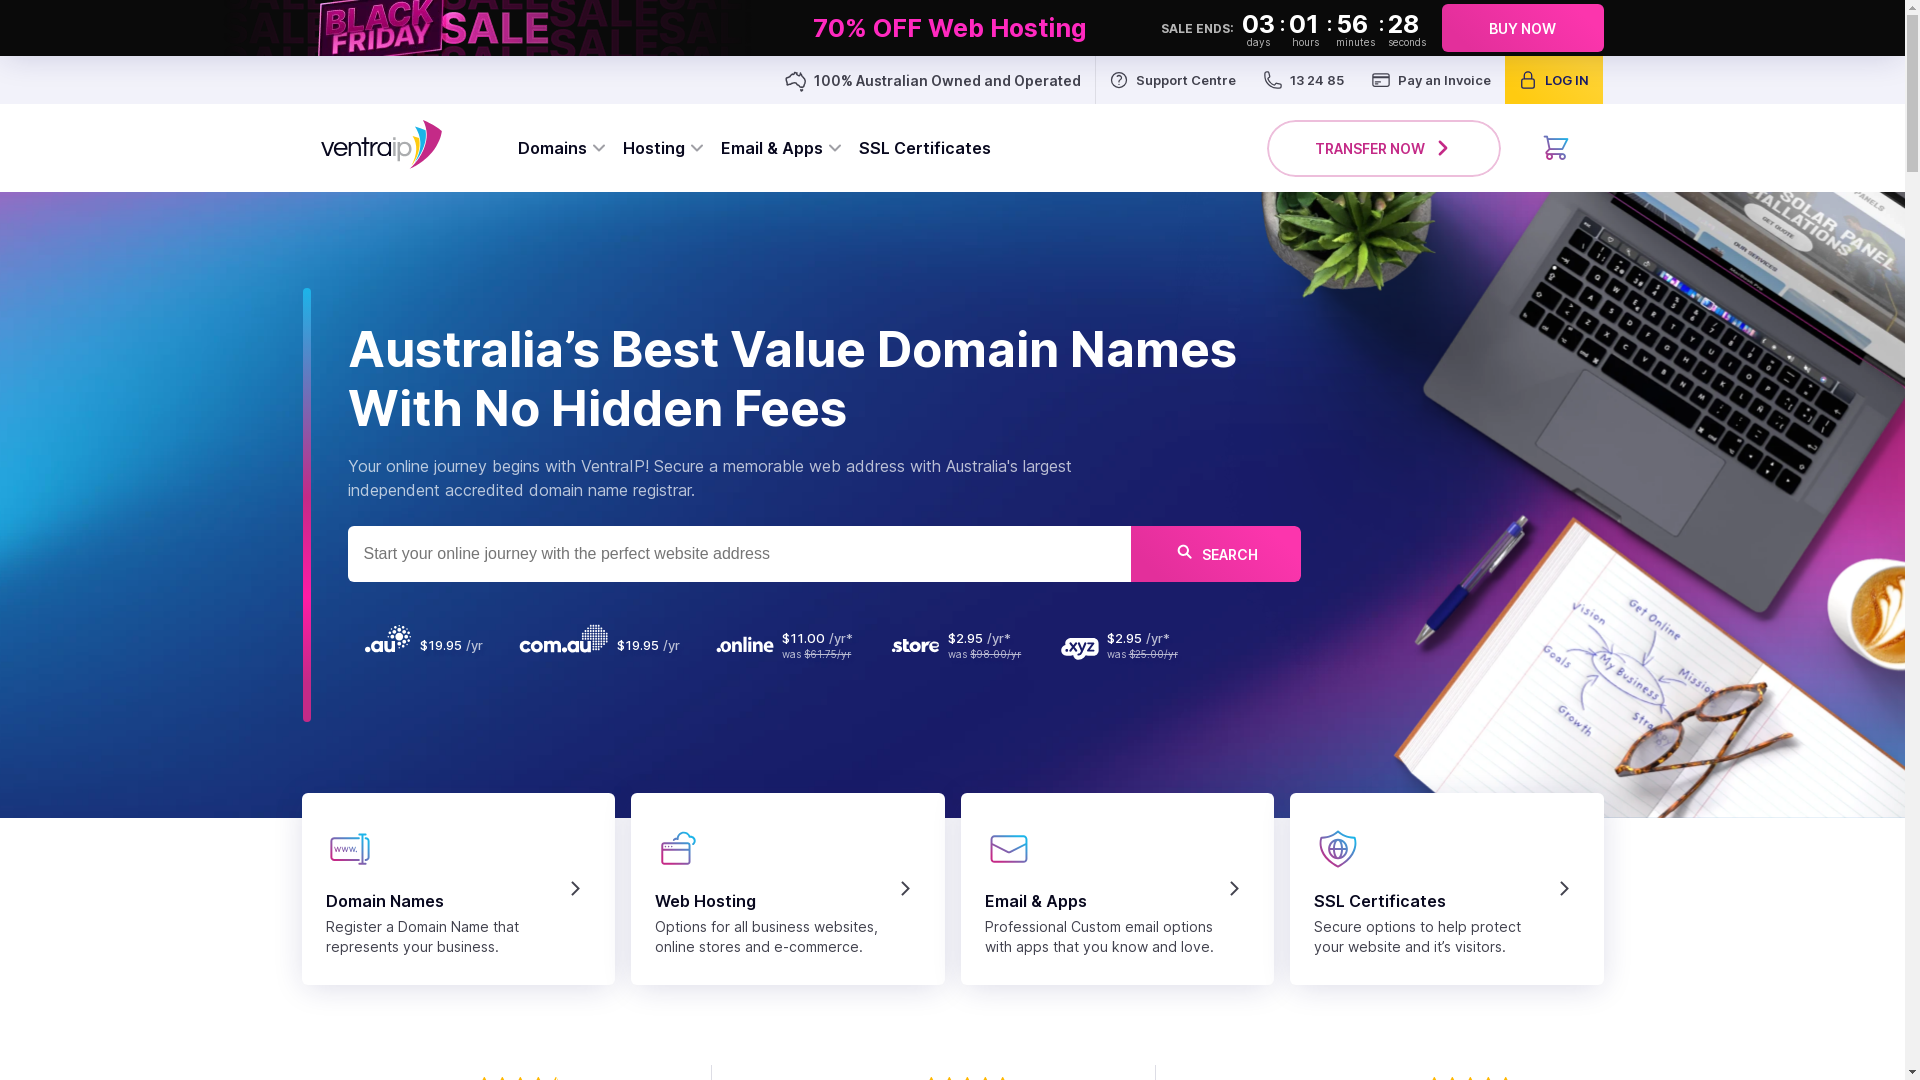 Image resolution: width=1920 pixels, height=1080 pixels. Describe the element at coordinates (1172, 79) in the screenshot. I see `'Support Centre'` at that location.